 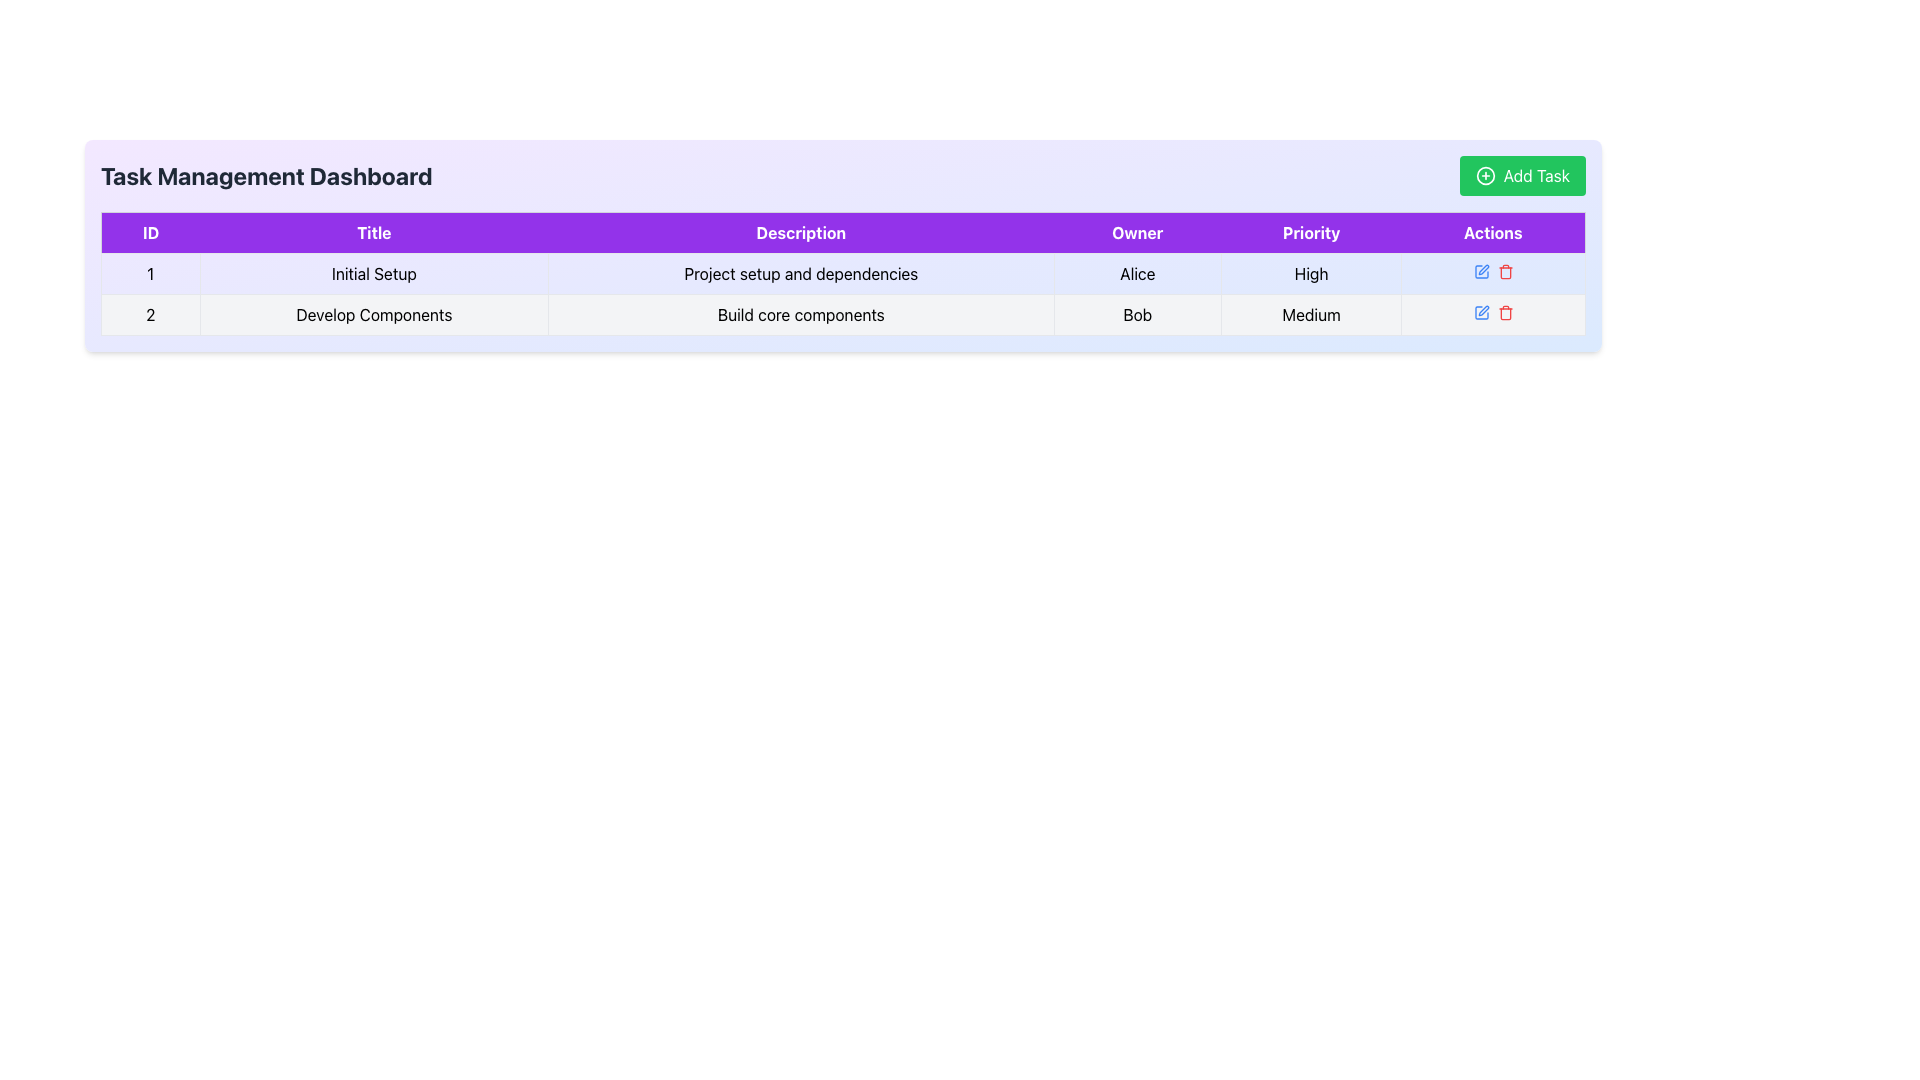 What do you see at coordinates (843, 231) in the screenshot?
I see `the Table Header Row element displaying 'ID, Title, Description, Owner, Priority, Actions' with a purple background and white text` at bounding box center [843, 231].